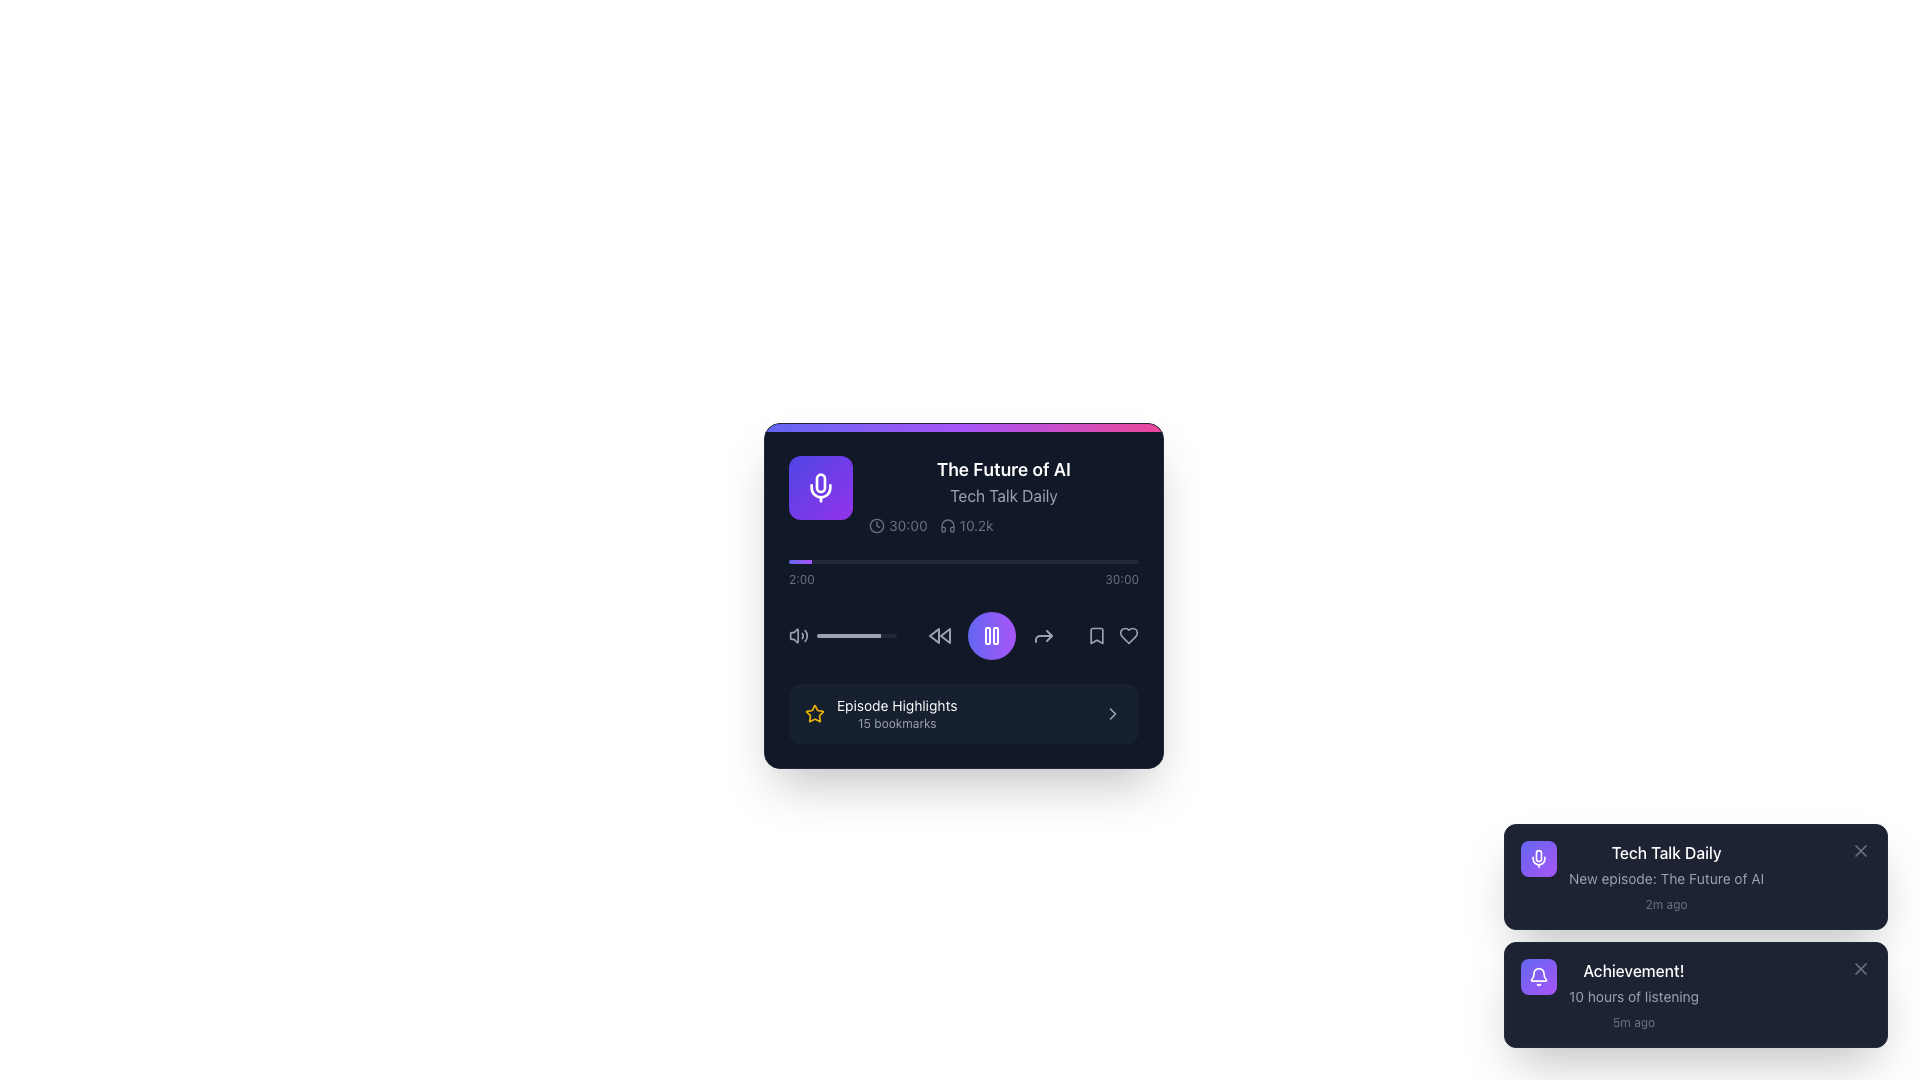 The height and width of the screenshot is (1080, 1920). I want to click on numerical value displayed next to the headphones icon in the upper section of the 'The Future of AI' content card, so click(976, 524).